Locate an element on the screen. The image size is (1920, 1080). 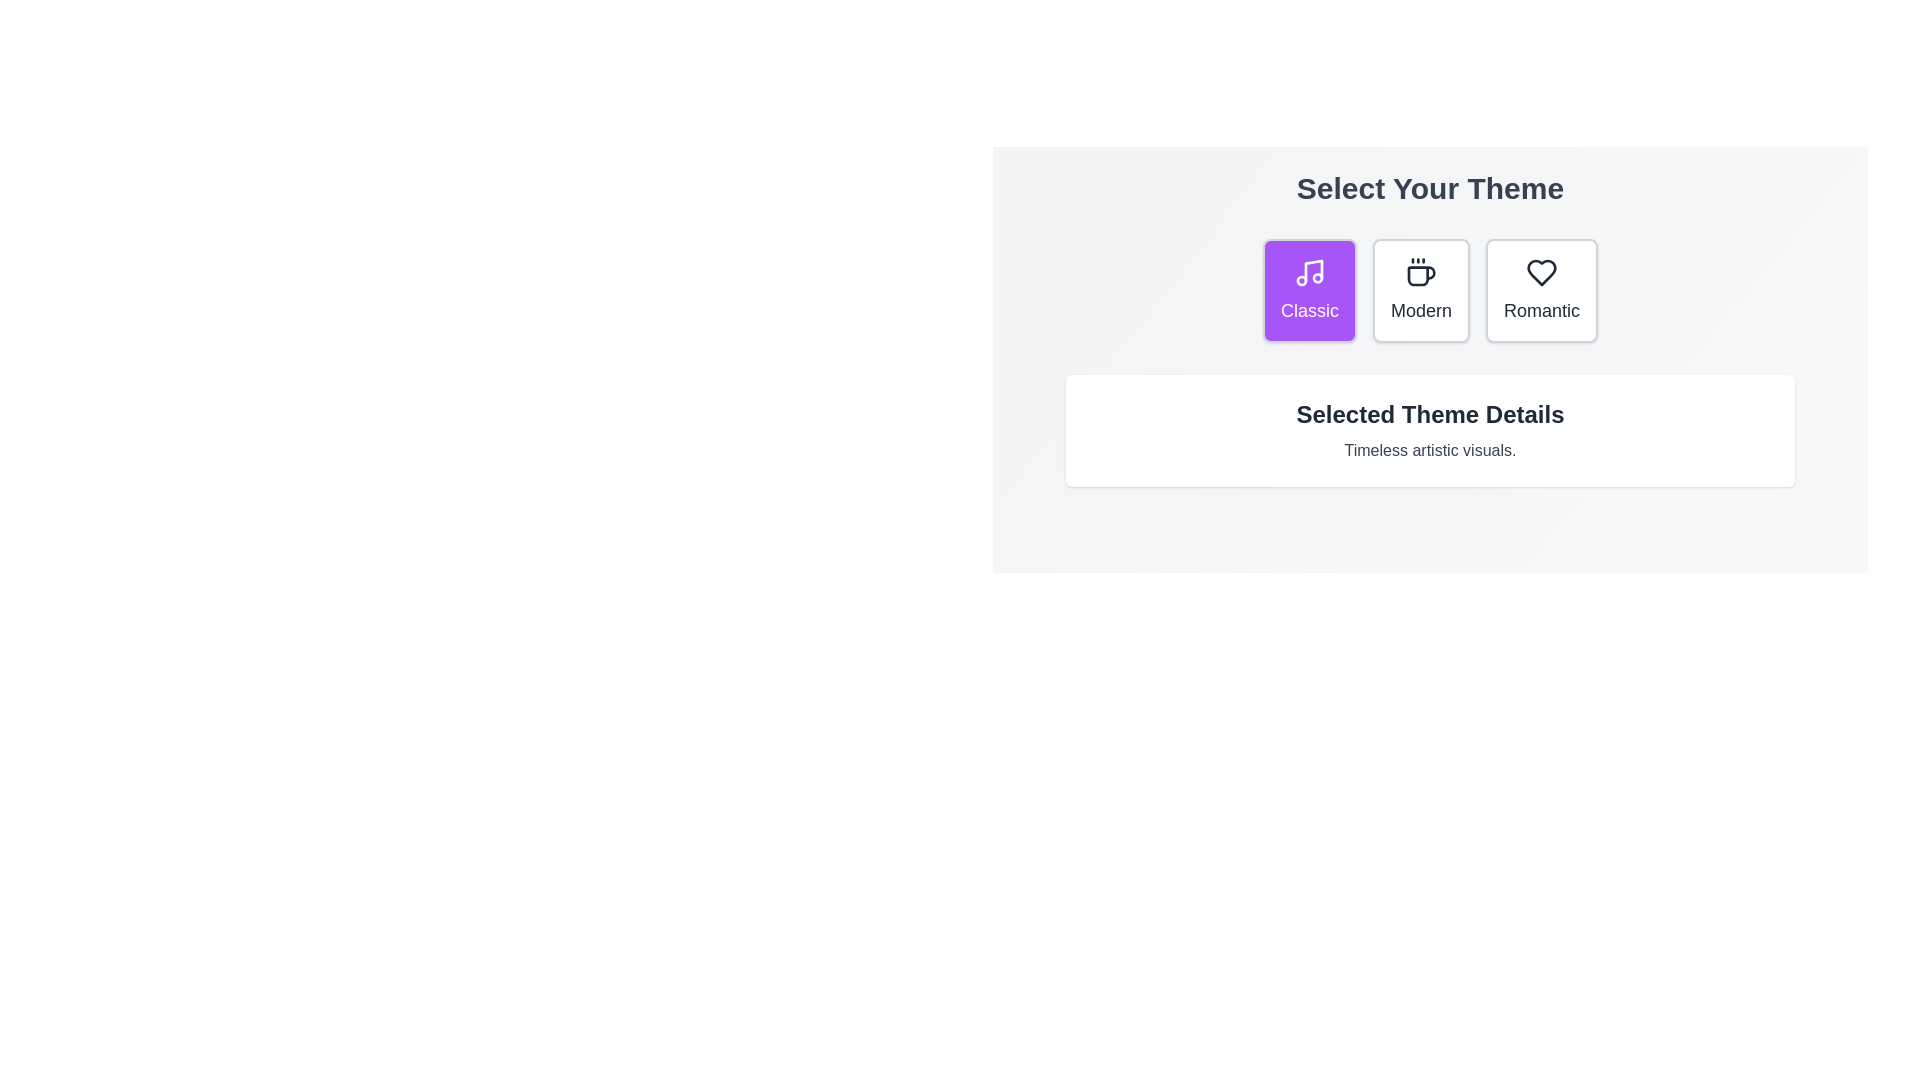
the theme button Modern to observe the transition effect is located at coordinates (1420, 290).